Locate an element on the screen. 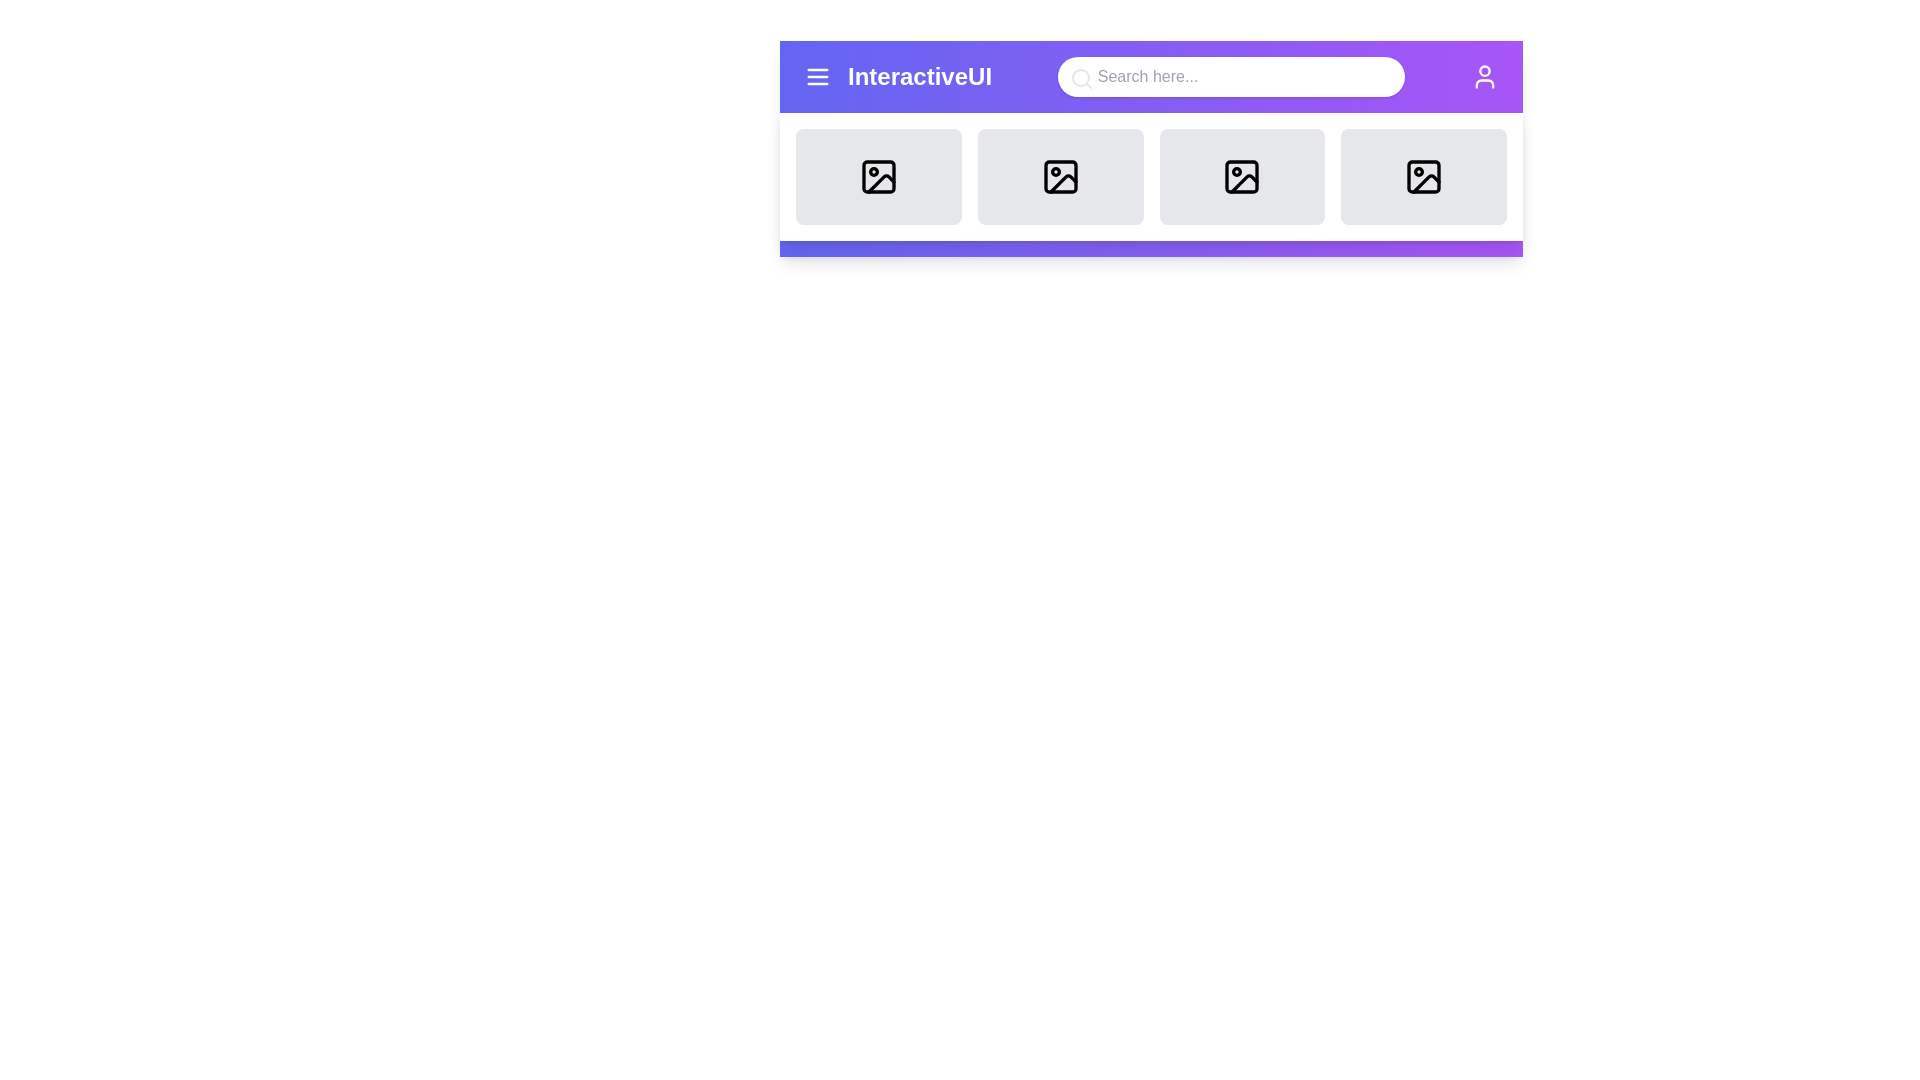  the menu icon to open the menu is located at coordinates (817, 76).